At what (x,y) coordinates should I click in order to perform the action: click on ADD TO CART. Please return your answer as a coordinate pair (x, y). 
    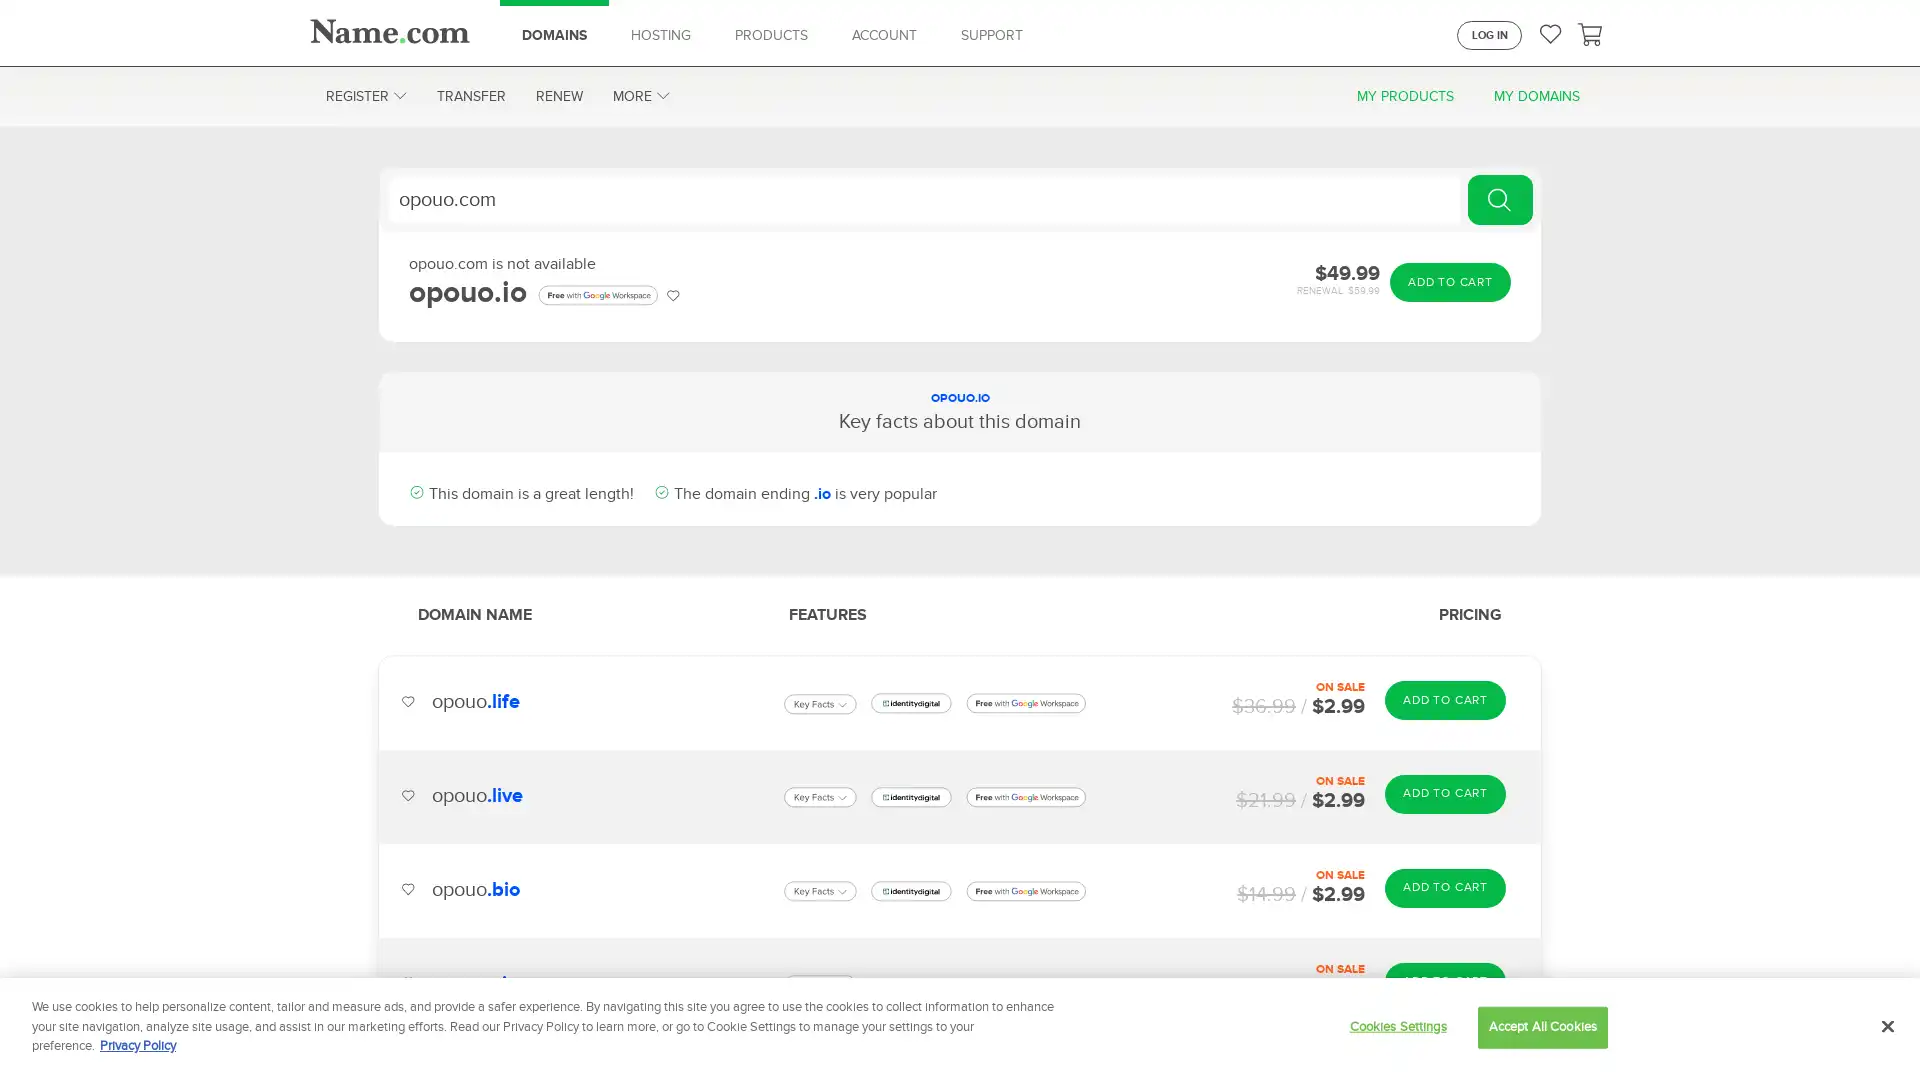
    Looking at the image, I should click on (1445, 886).